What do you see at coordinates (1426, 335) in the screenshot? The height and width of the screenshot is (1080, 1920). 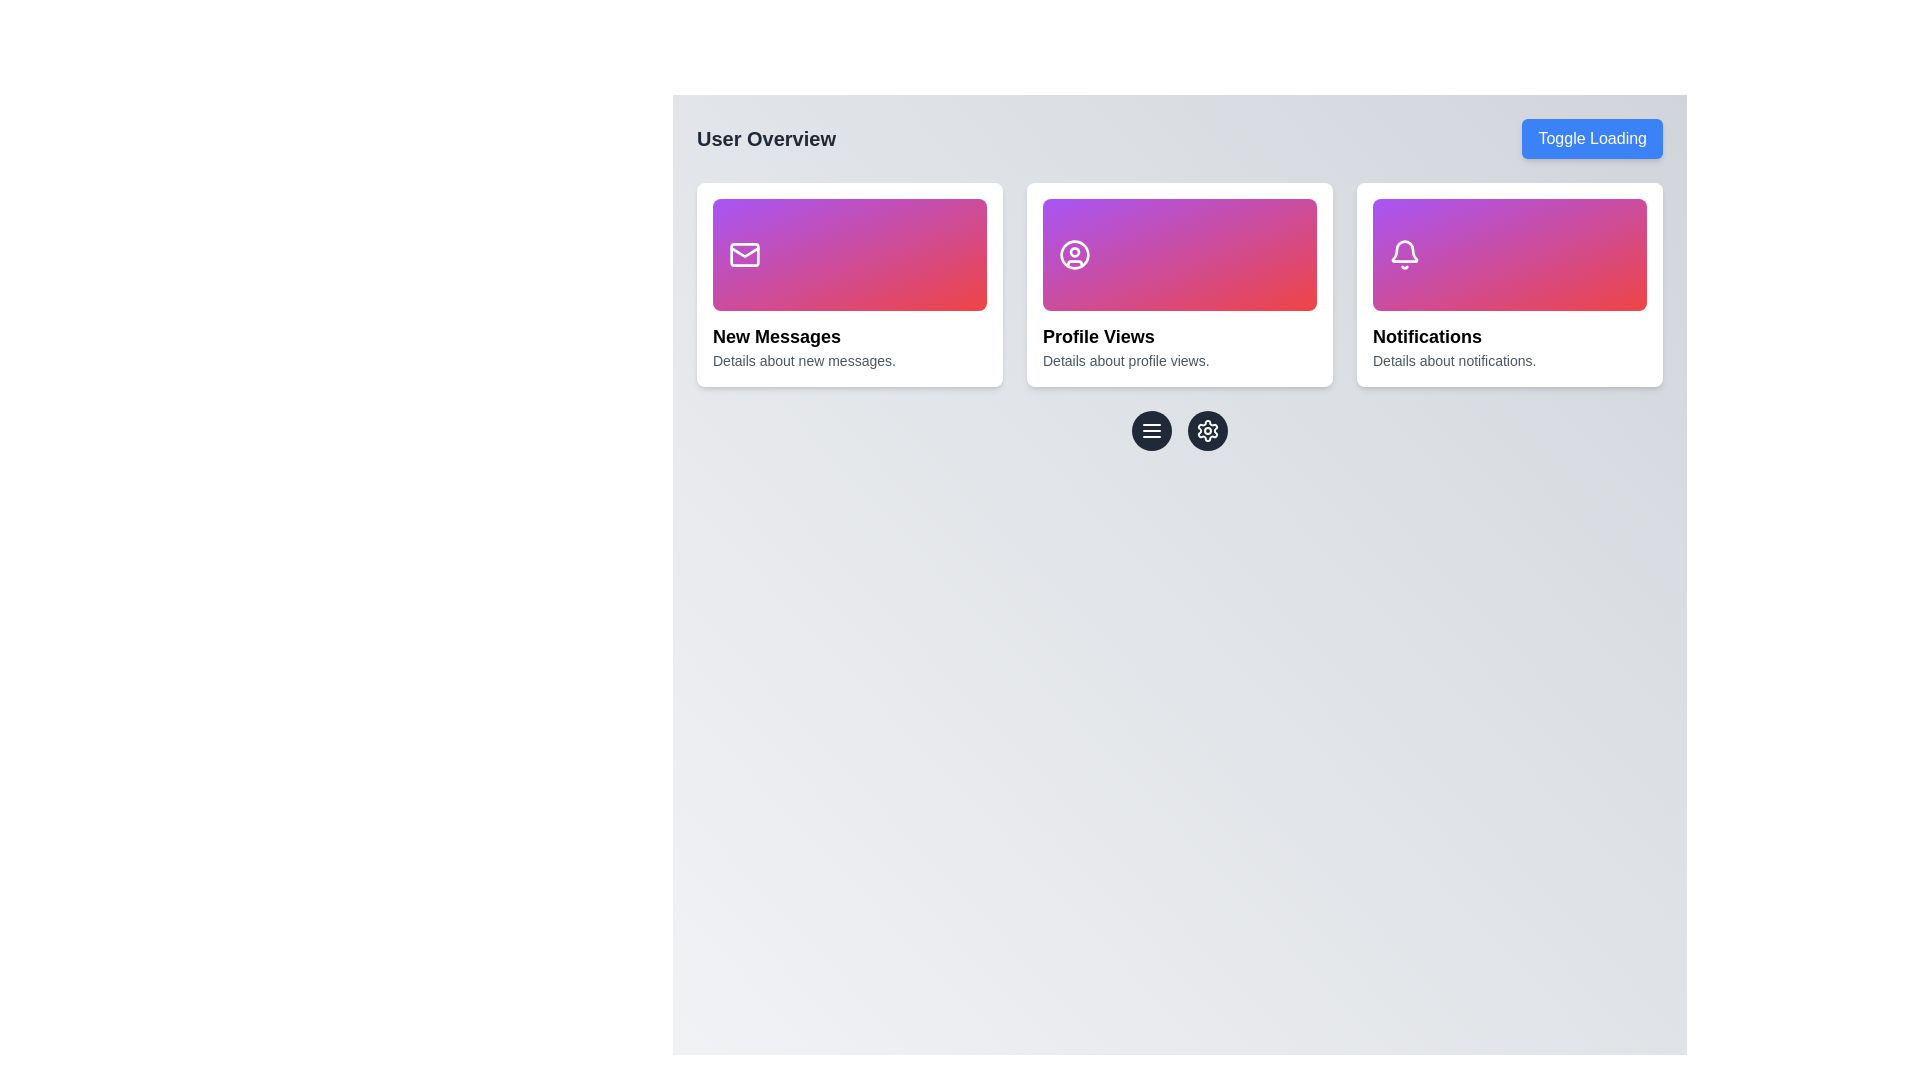 I see `the 'Notifications' text label, which is a large, bold font positioned below a gradient background card with a bell icon, located in the third card of three` at bounding box center [1426, 335].